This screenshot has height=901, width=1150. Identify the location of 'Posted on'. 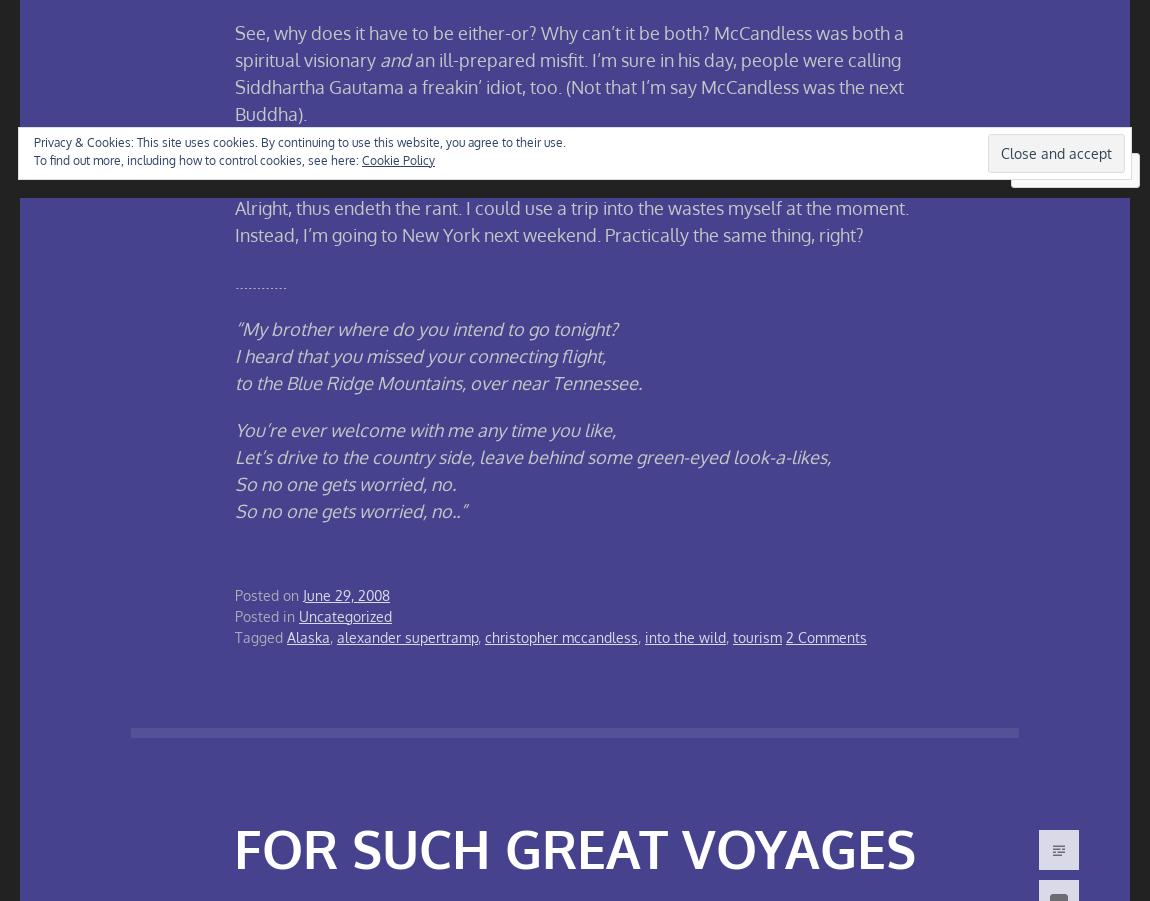
(233, 593).